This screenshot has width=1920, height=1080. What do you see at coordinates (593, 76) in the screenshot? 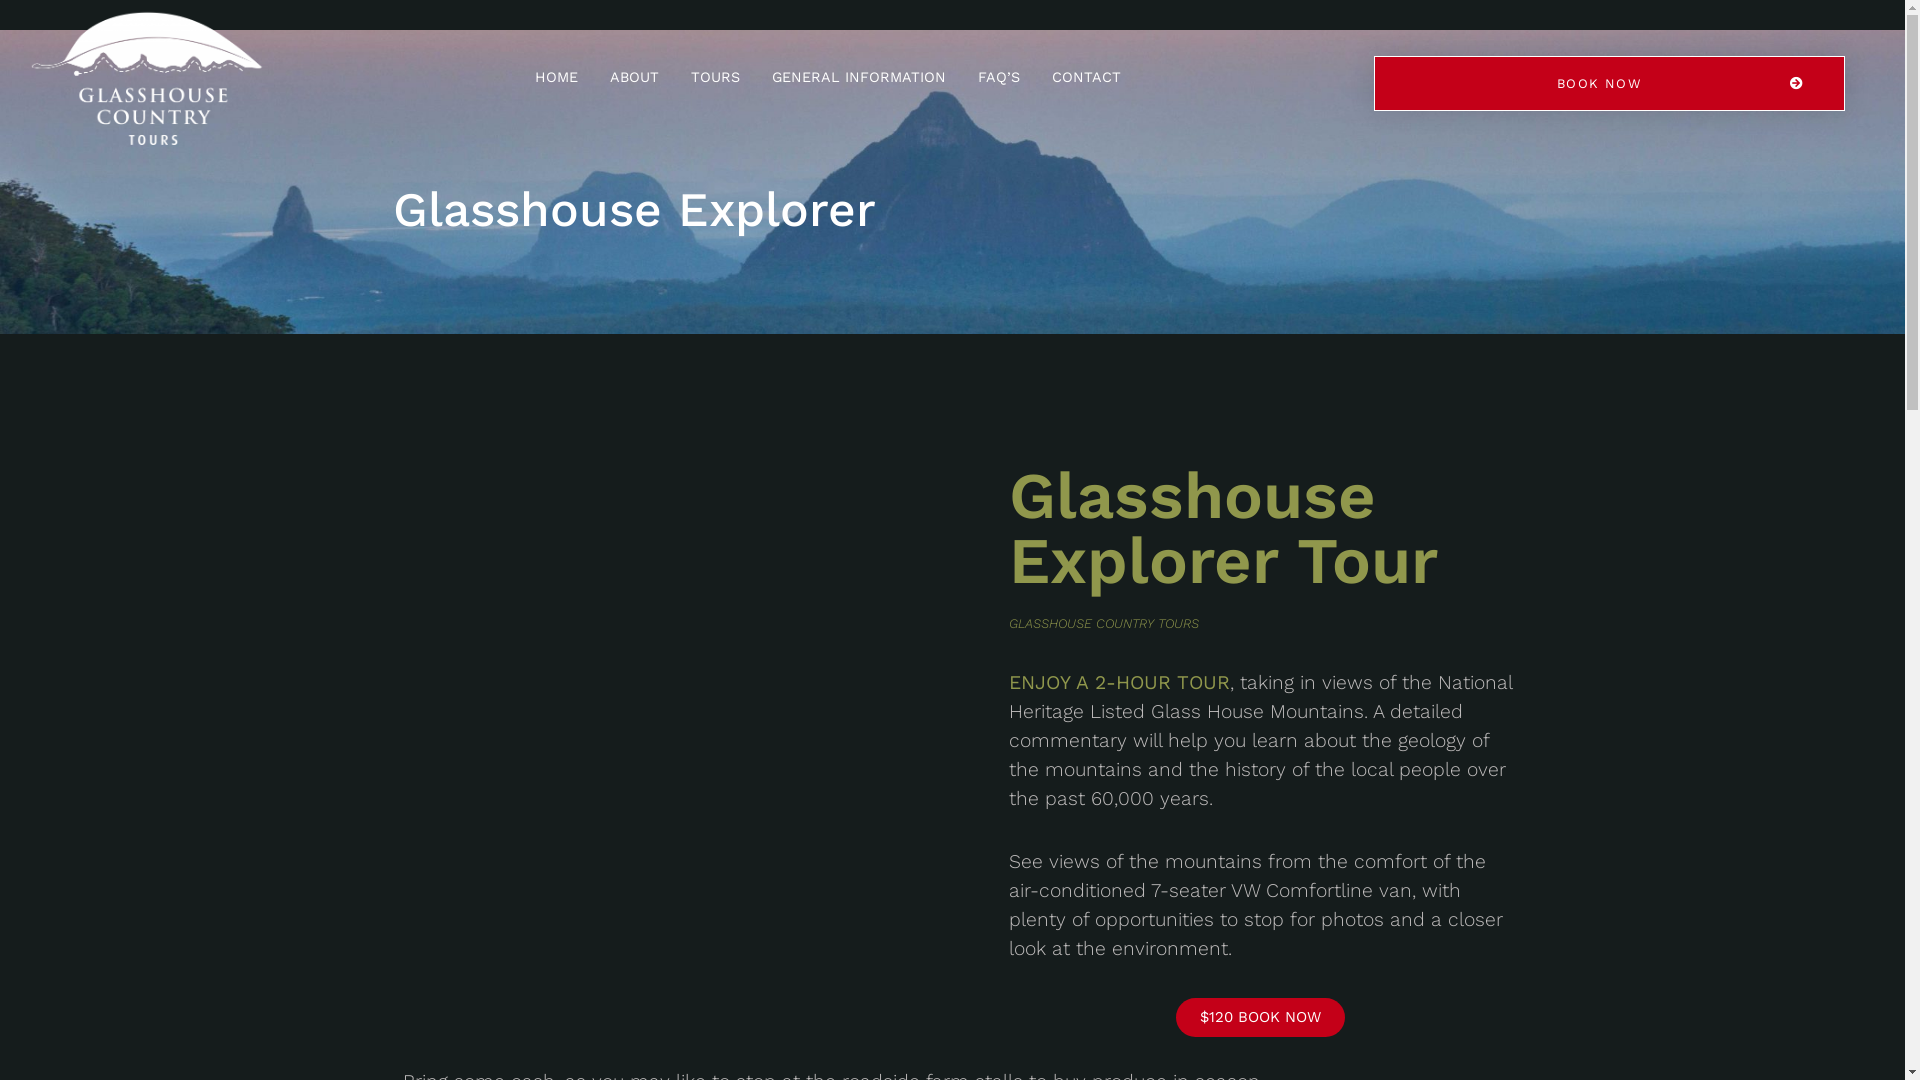
I see `'ABOUT'` at bounding box center [593, 76].